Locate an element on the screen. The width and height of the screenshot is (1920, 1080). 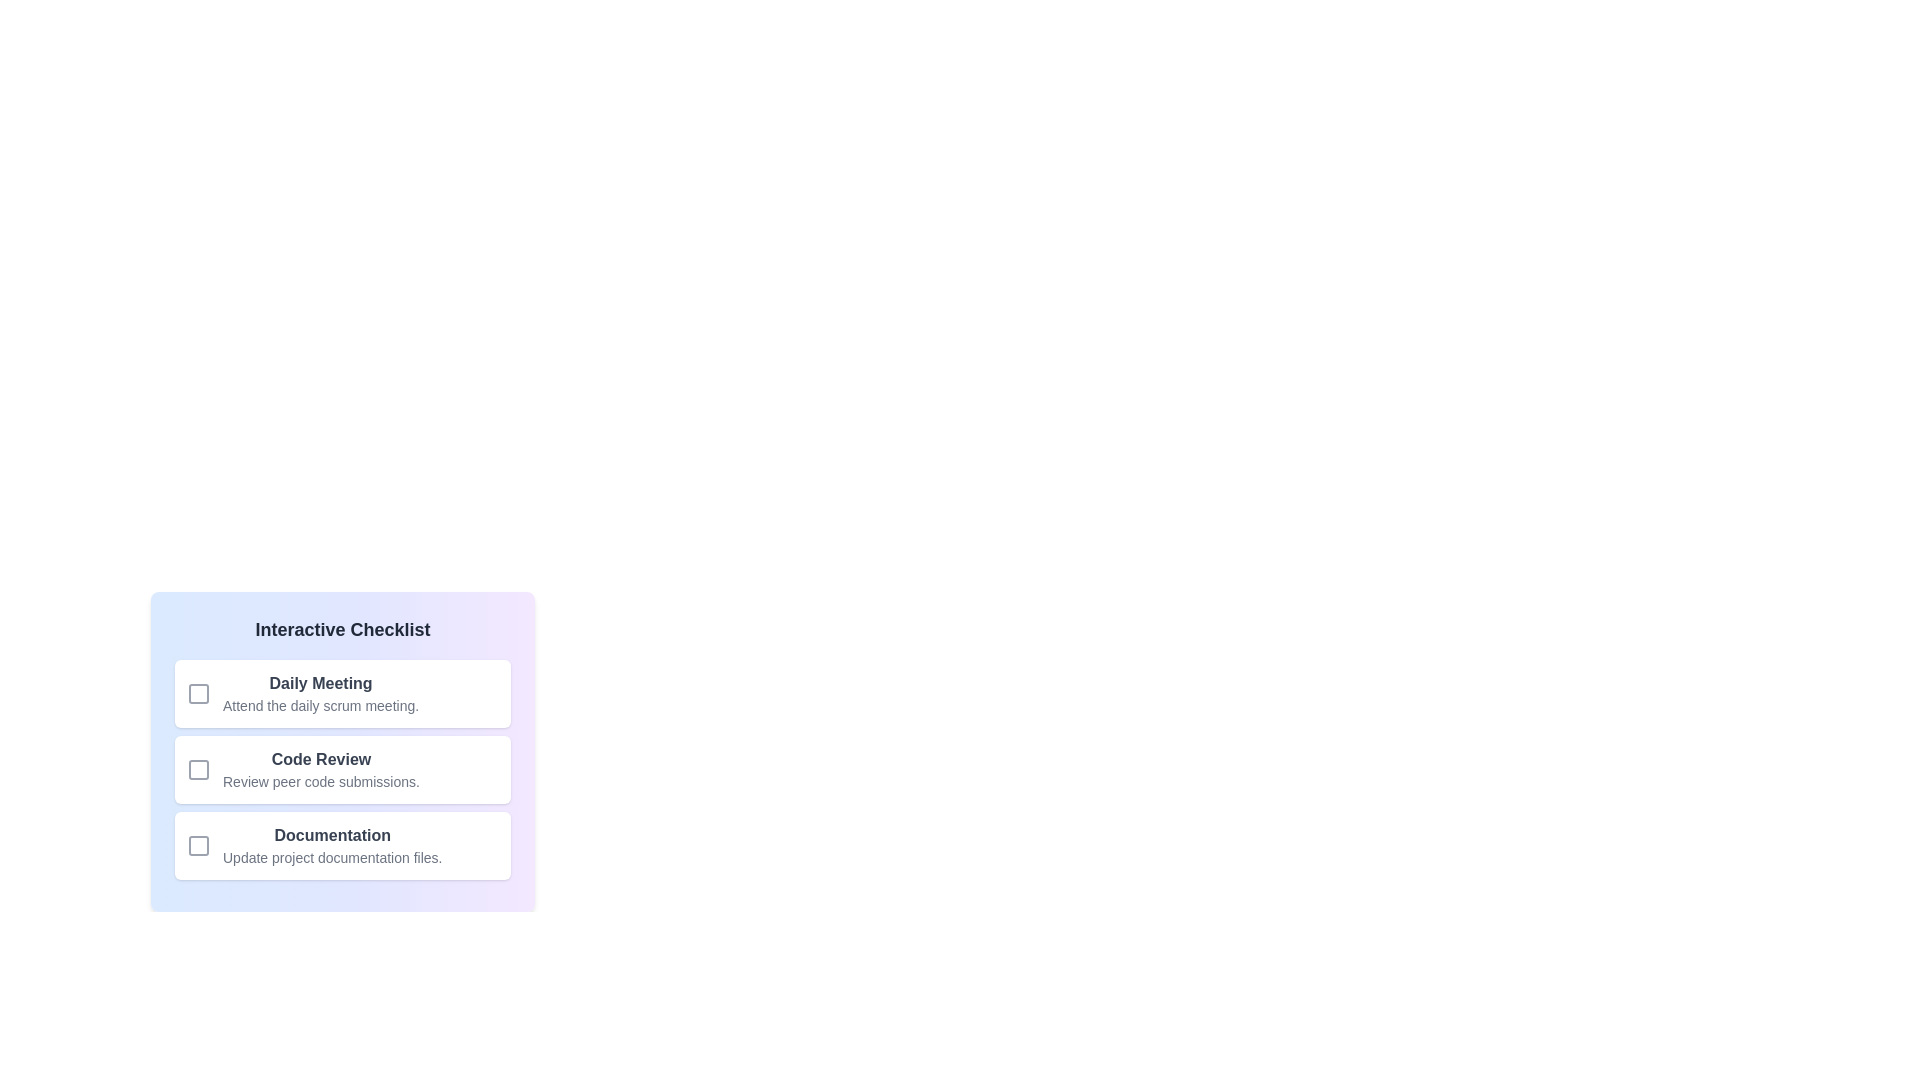
the checkbox is located at coordinates (198, 693).